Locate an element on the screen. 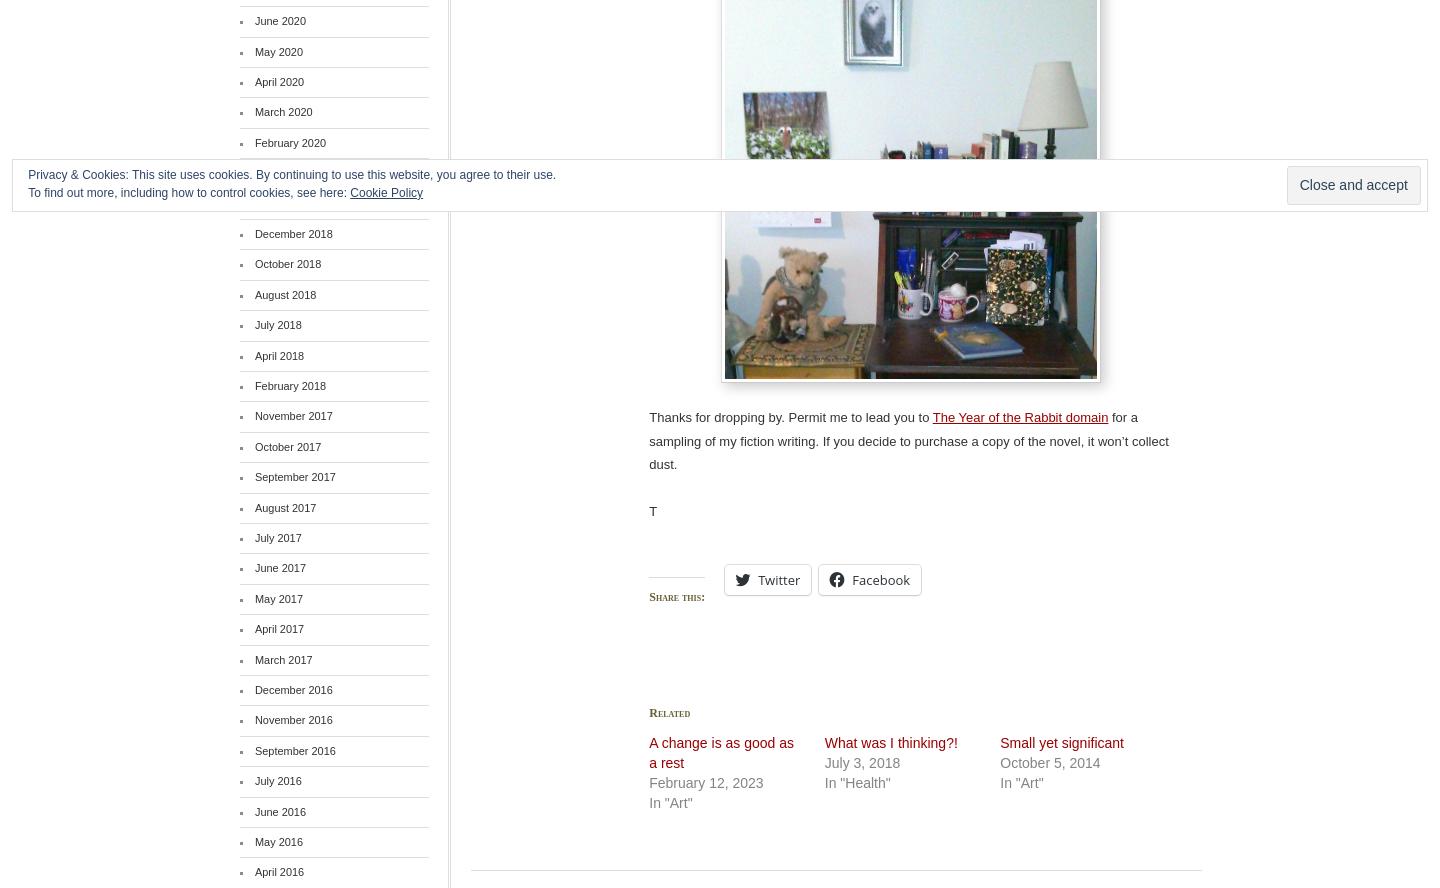 Image resolution: width=1440 pixels, height=888 pixels. 'August 2018' is located at coordinates (283, 293).